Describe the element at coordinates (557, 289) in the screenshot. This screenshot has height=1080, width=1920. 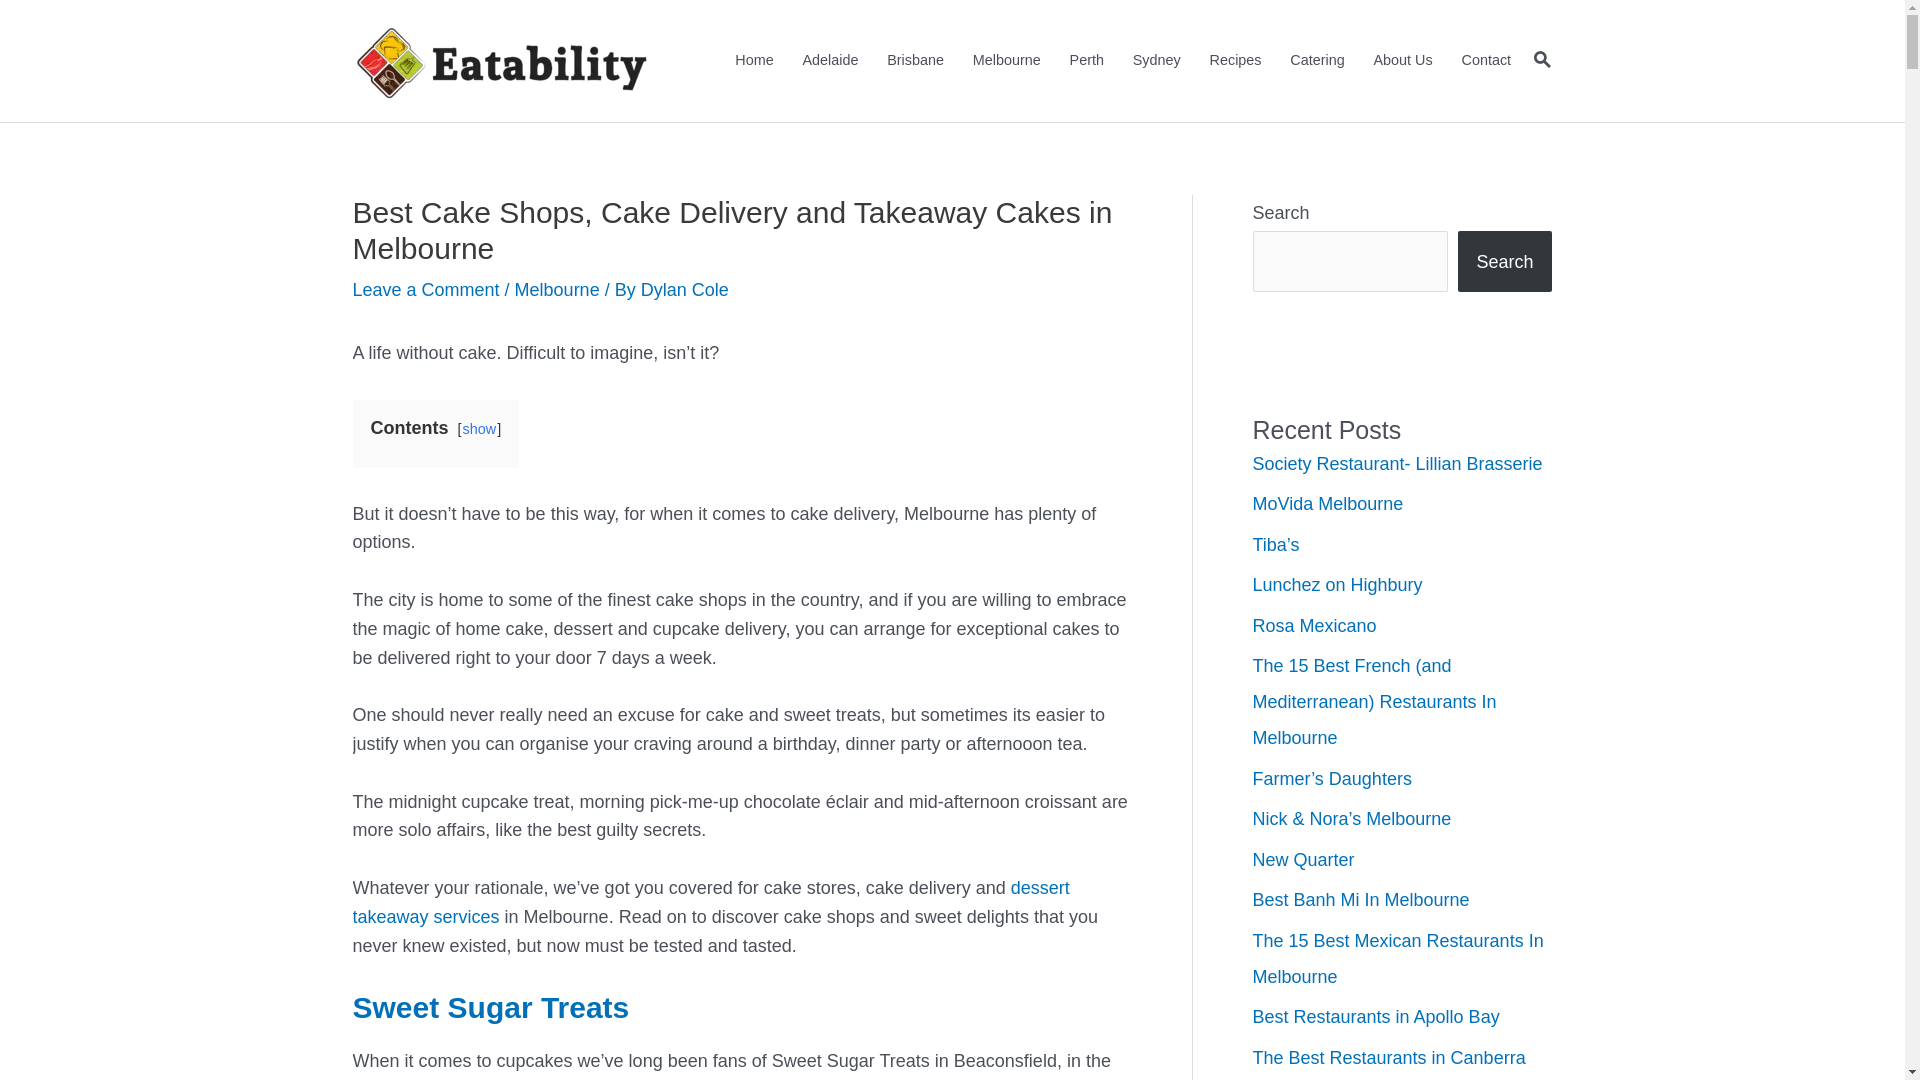
I see `'Melbourne'` at that location.